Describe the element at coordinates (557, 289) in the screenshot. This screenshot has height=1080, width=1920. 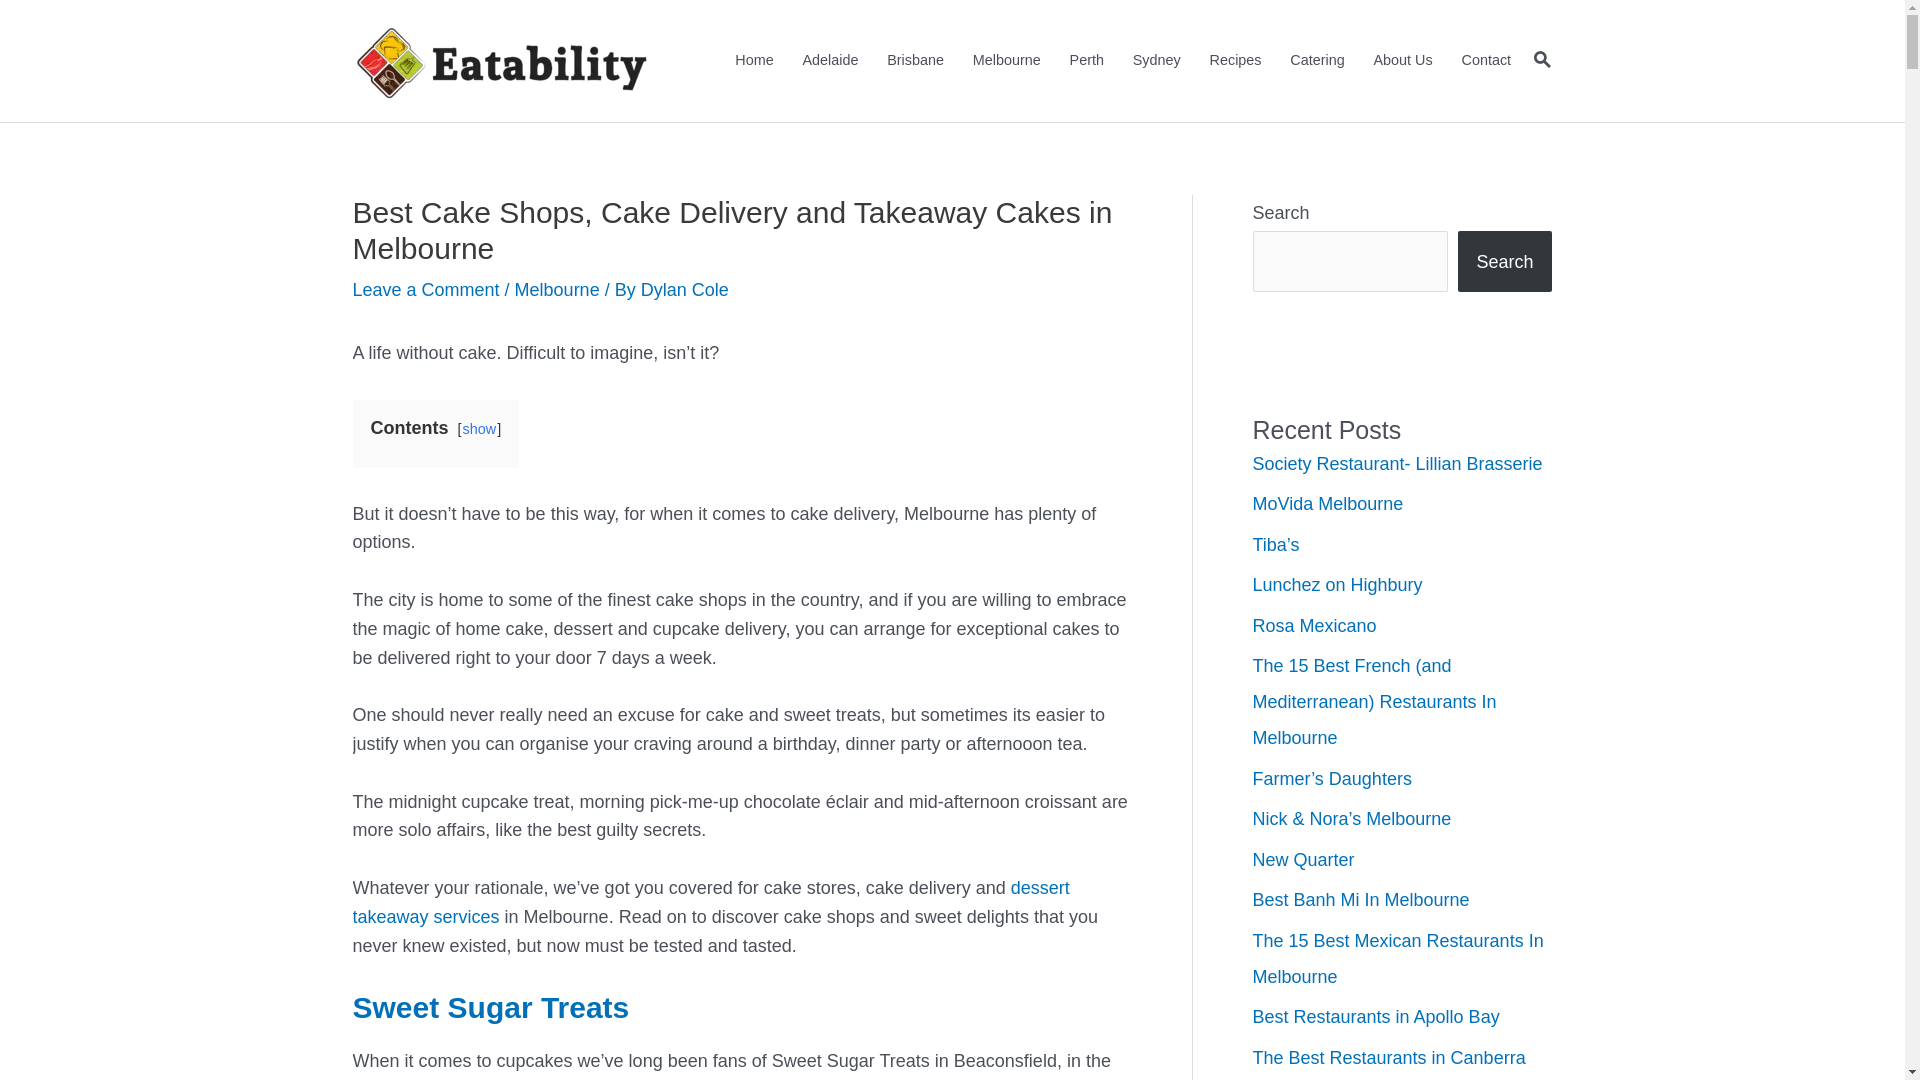
I see `'Melbourne'` at that location.